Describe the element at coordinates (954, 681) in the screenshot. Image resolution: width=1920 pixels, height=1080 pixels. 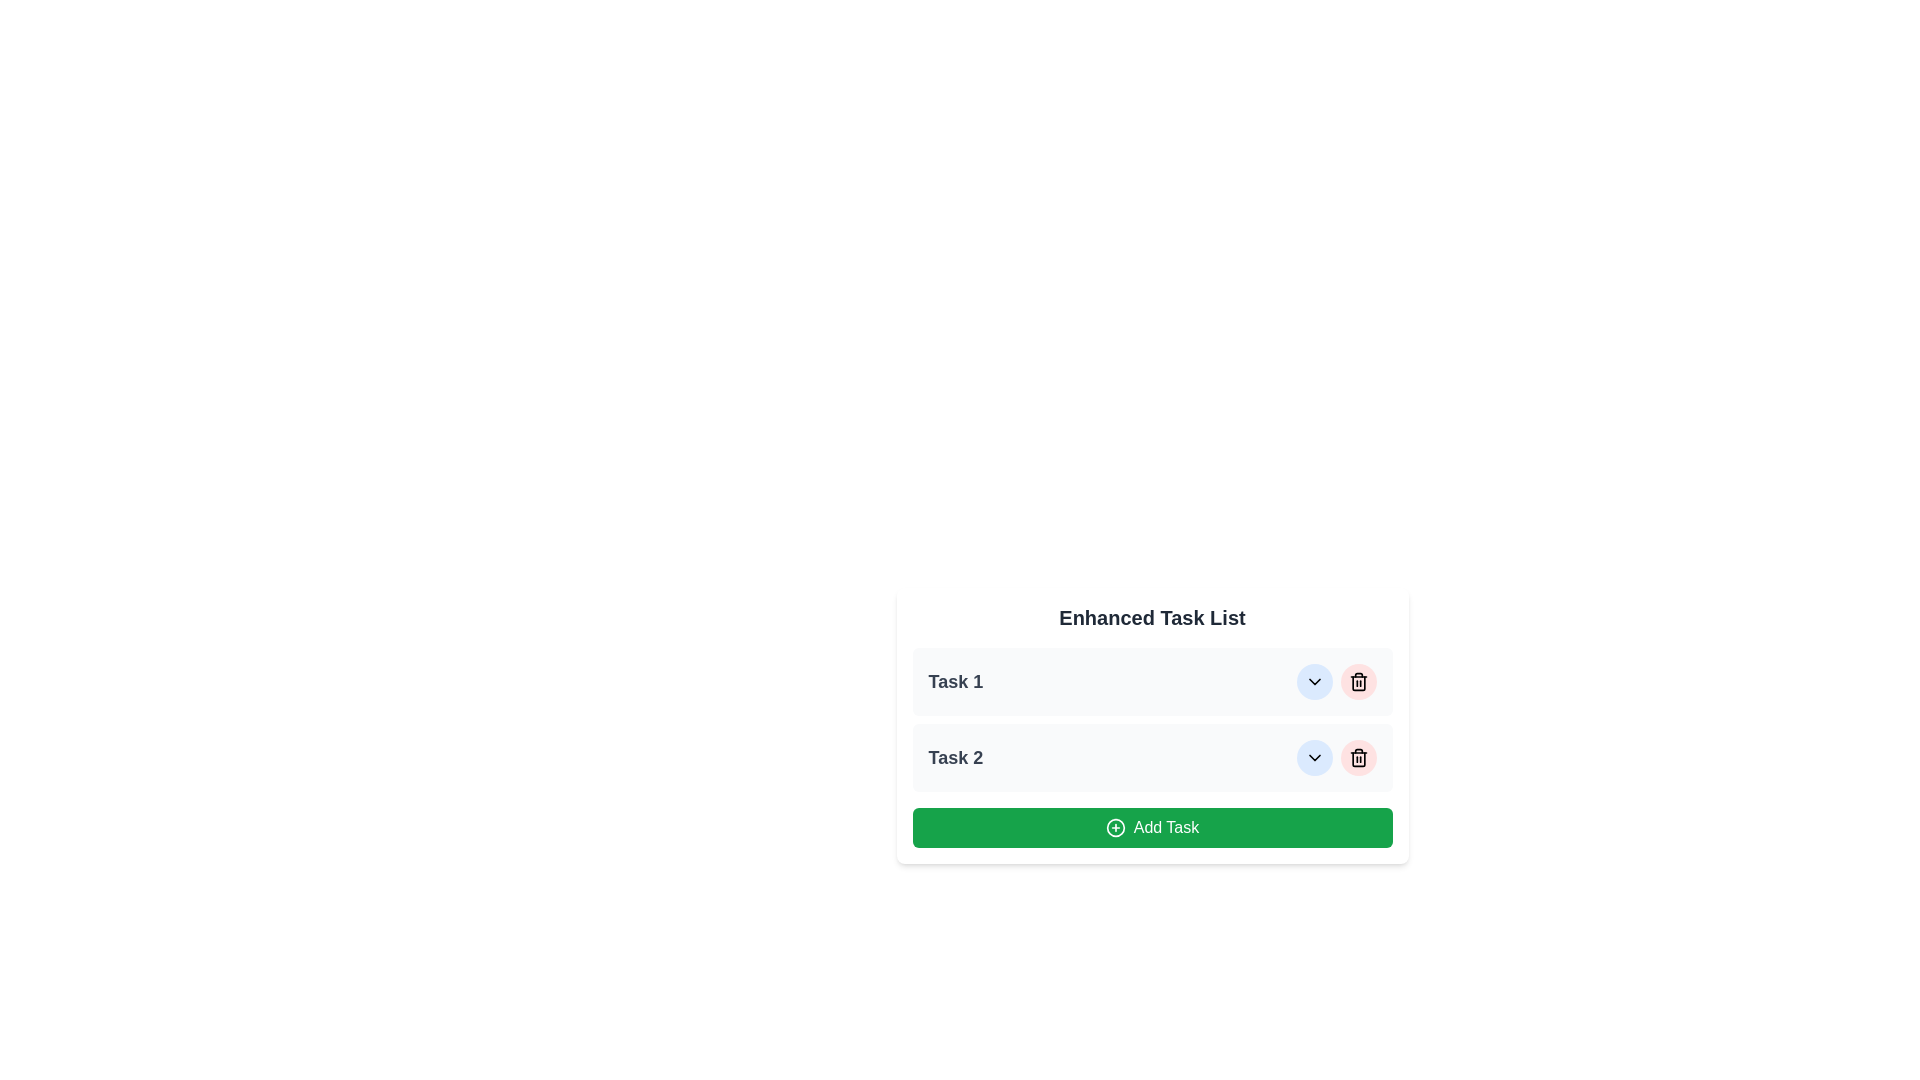
I see `the text label reading 'Task 1', which is styled with a bold font and is the first item in a vertical task list` at that location.